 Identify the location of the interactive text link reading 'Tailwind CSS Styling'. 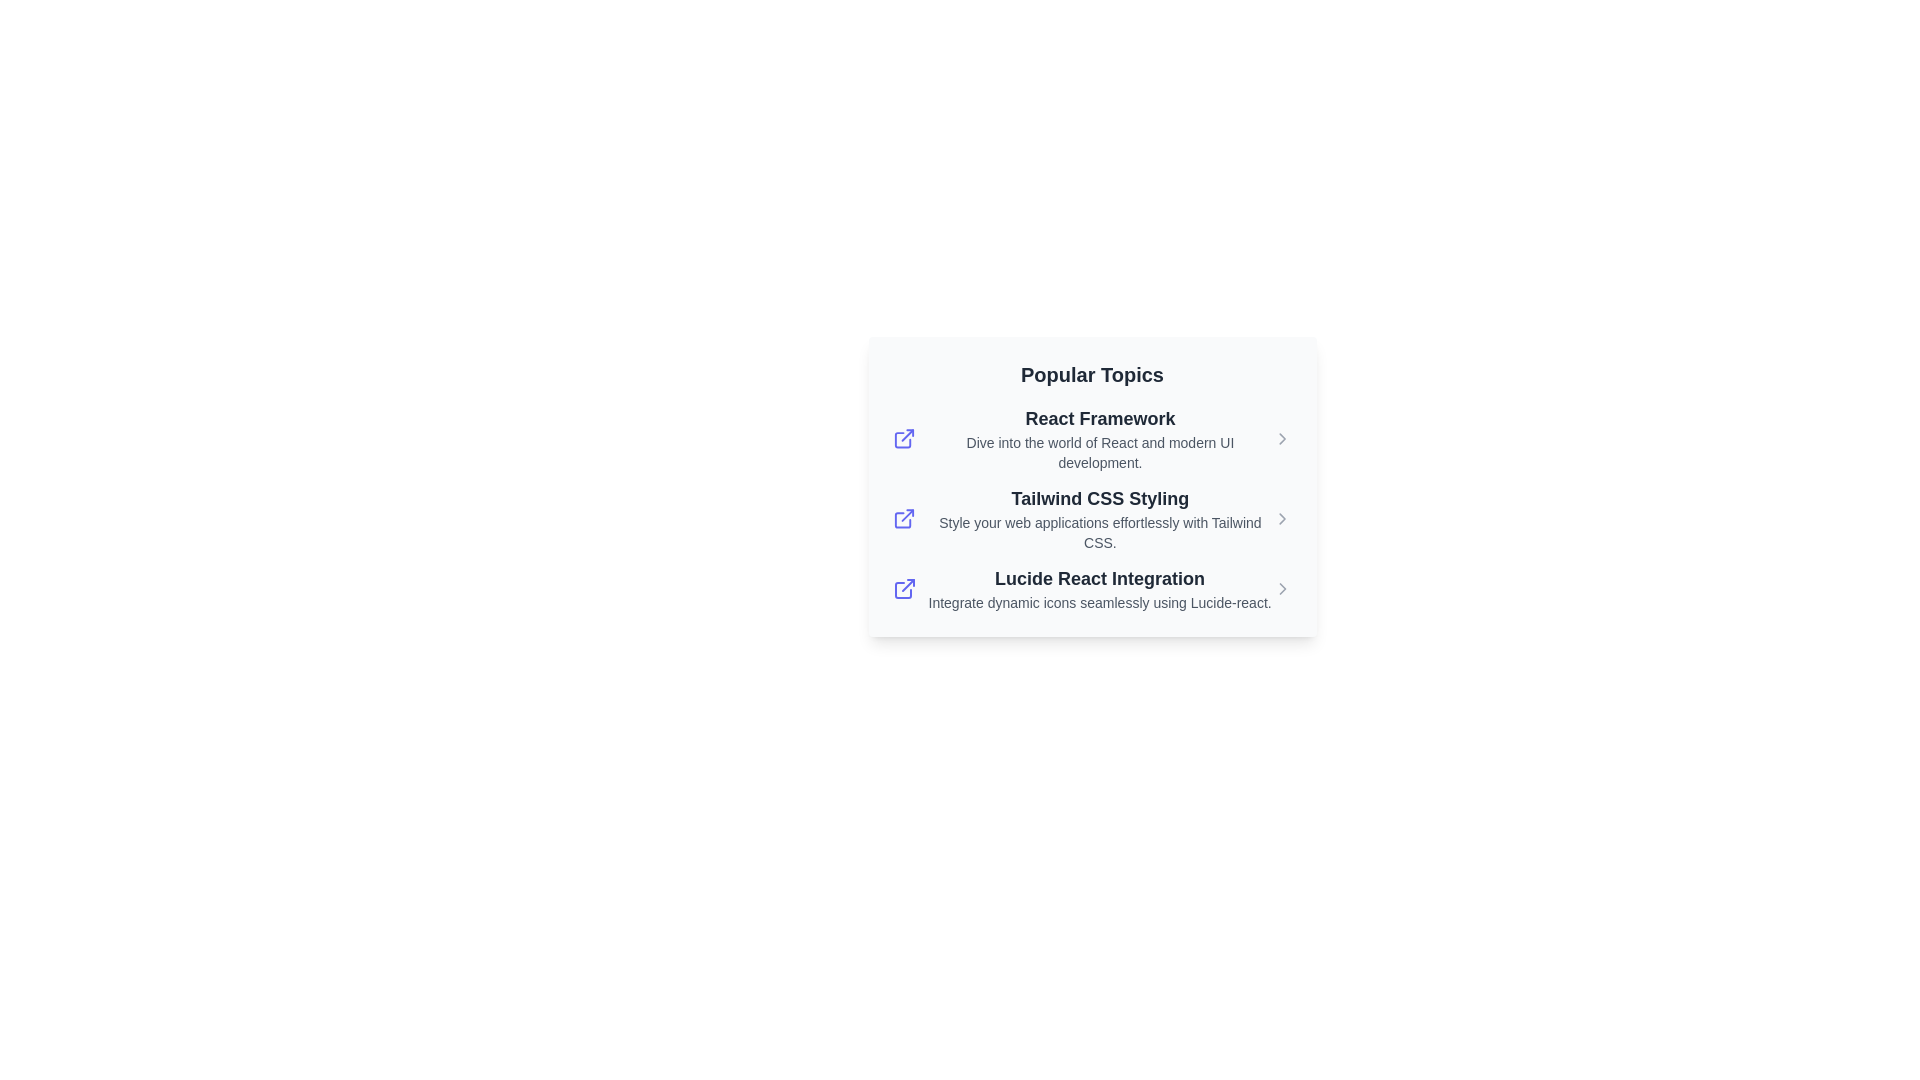
(1099, 497).